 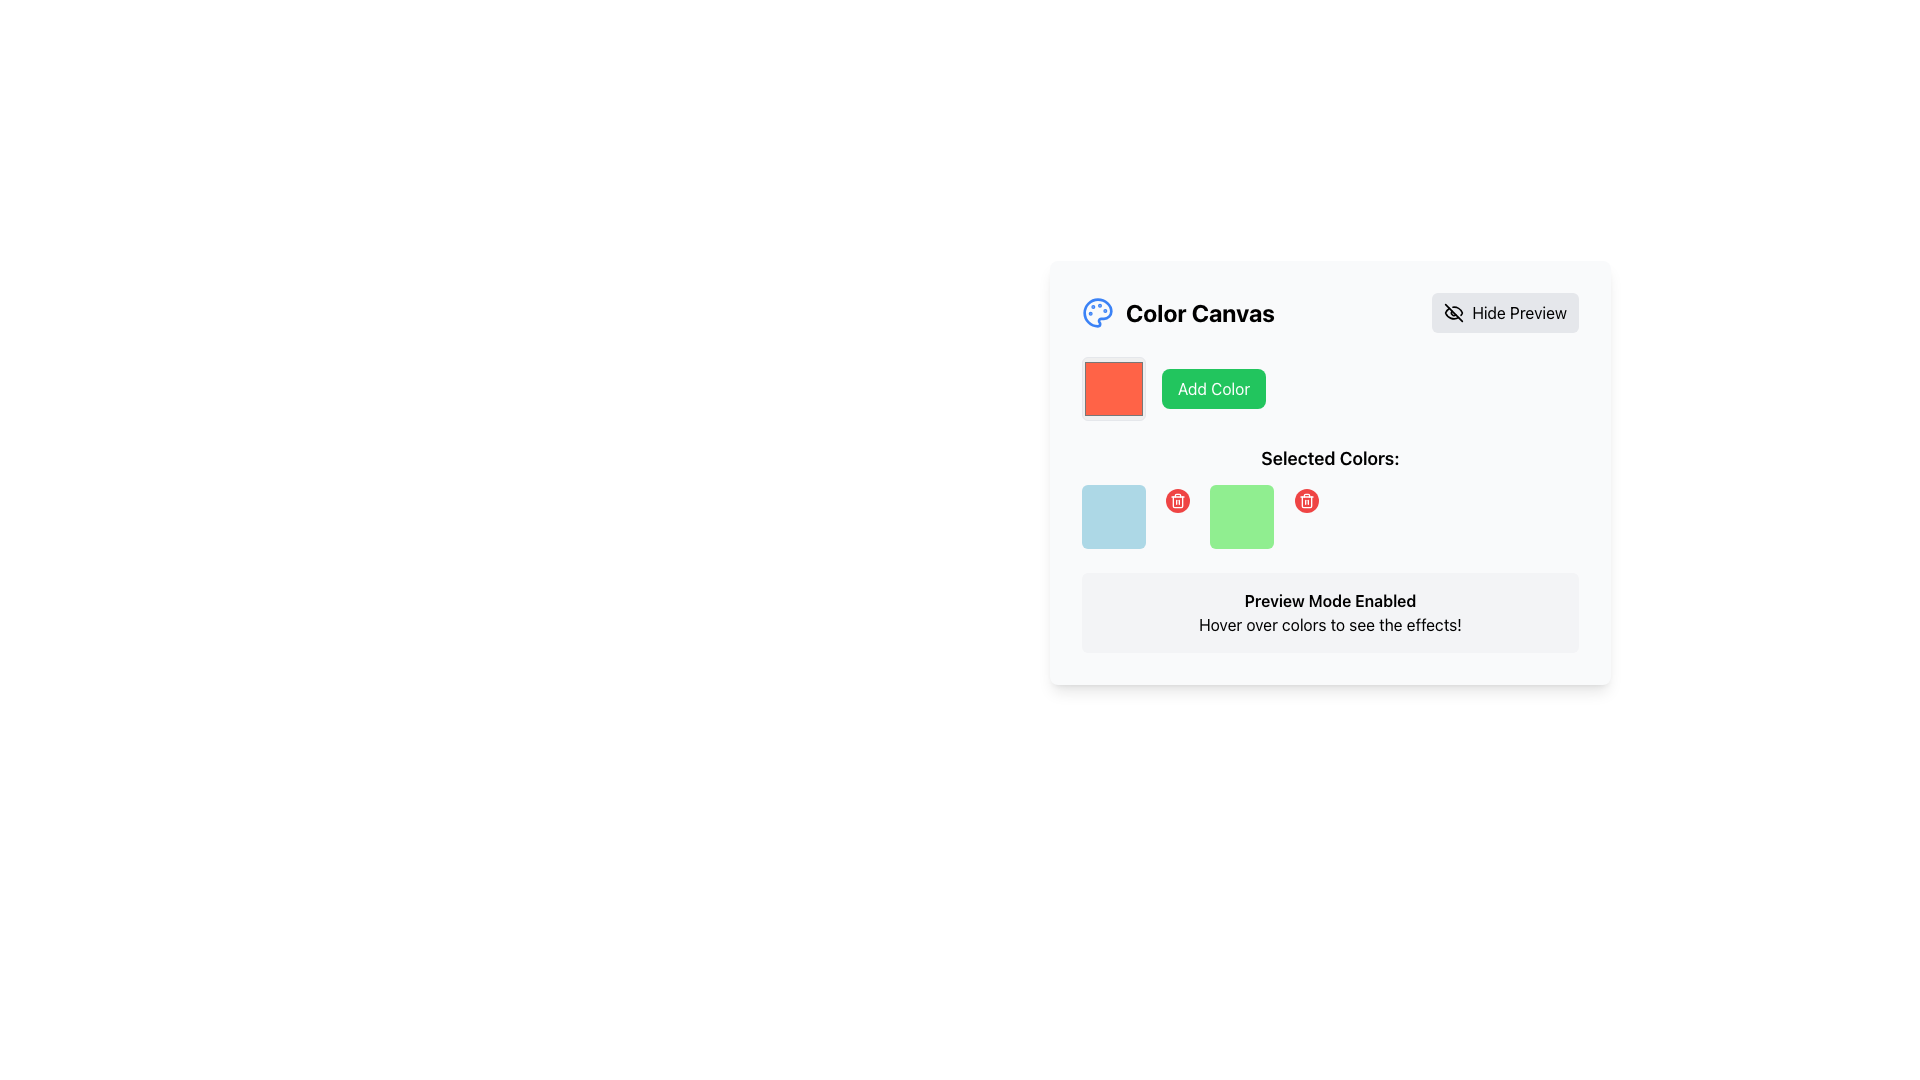 What do you see at coordinates (1178, 500) in the screenshot?
I see `the second red trash can icon button within the 'Selected Colors' section` at bounding box center [1178, 500].